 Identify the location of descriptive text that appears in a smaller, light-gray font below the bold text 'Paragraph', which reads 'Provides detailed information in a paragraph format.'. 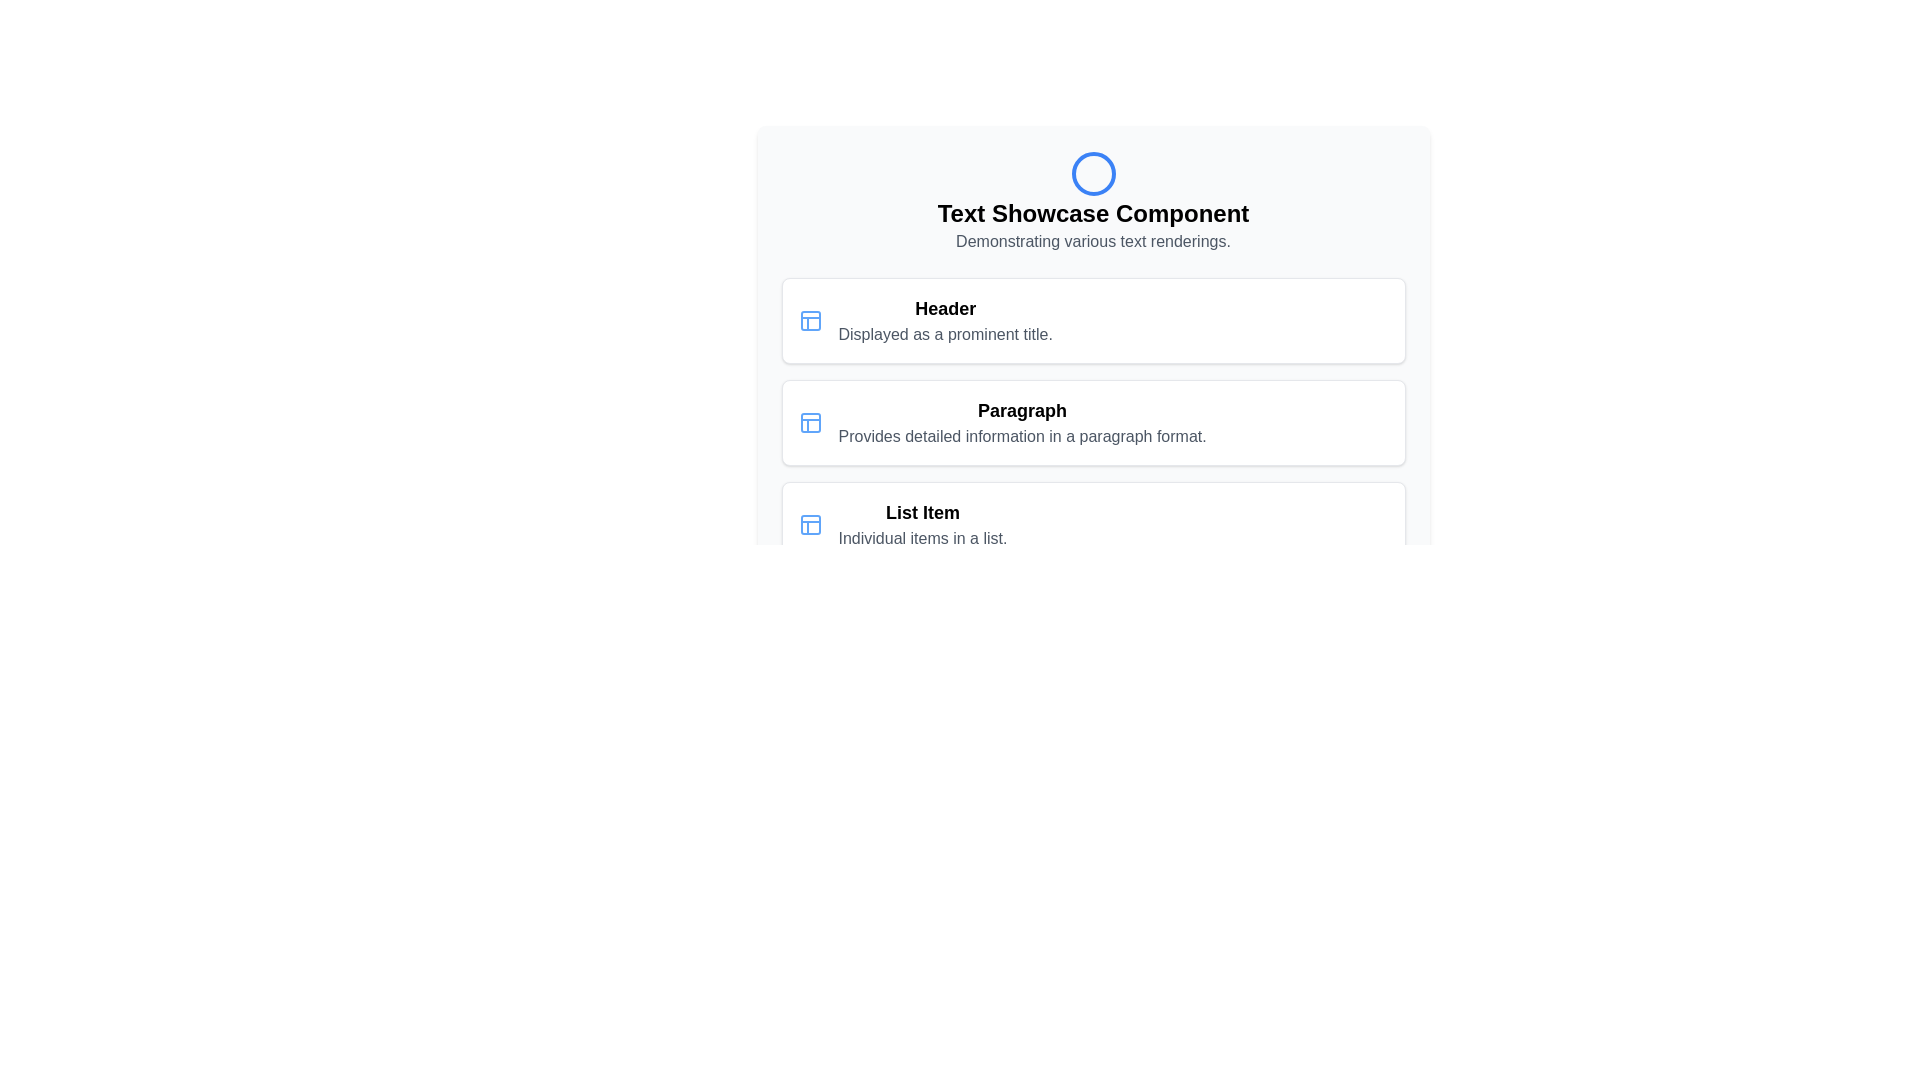
(1022, 435).